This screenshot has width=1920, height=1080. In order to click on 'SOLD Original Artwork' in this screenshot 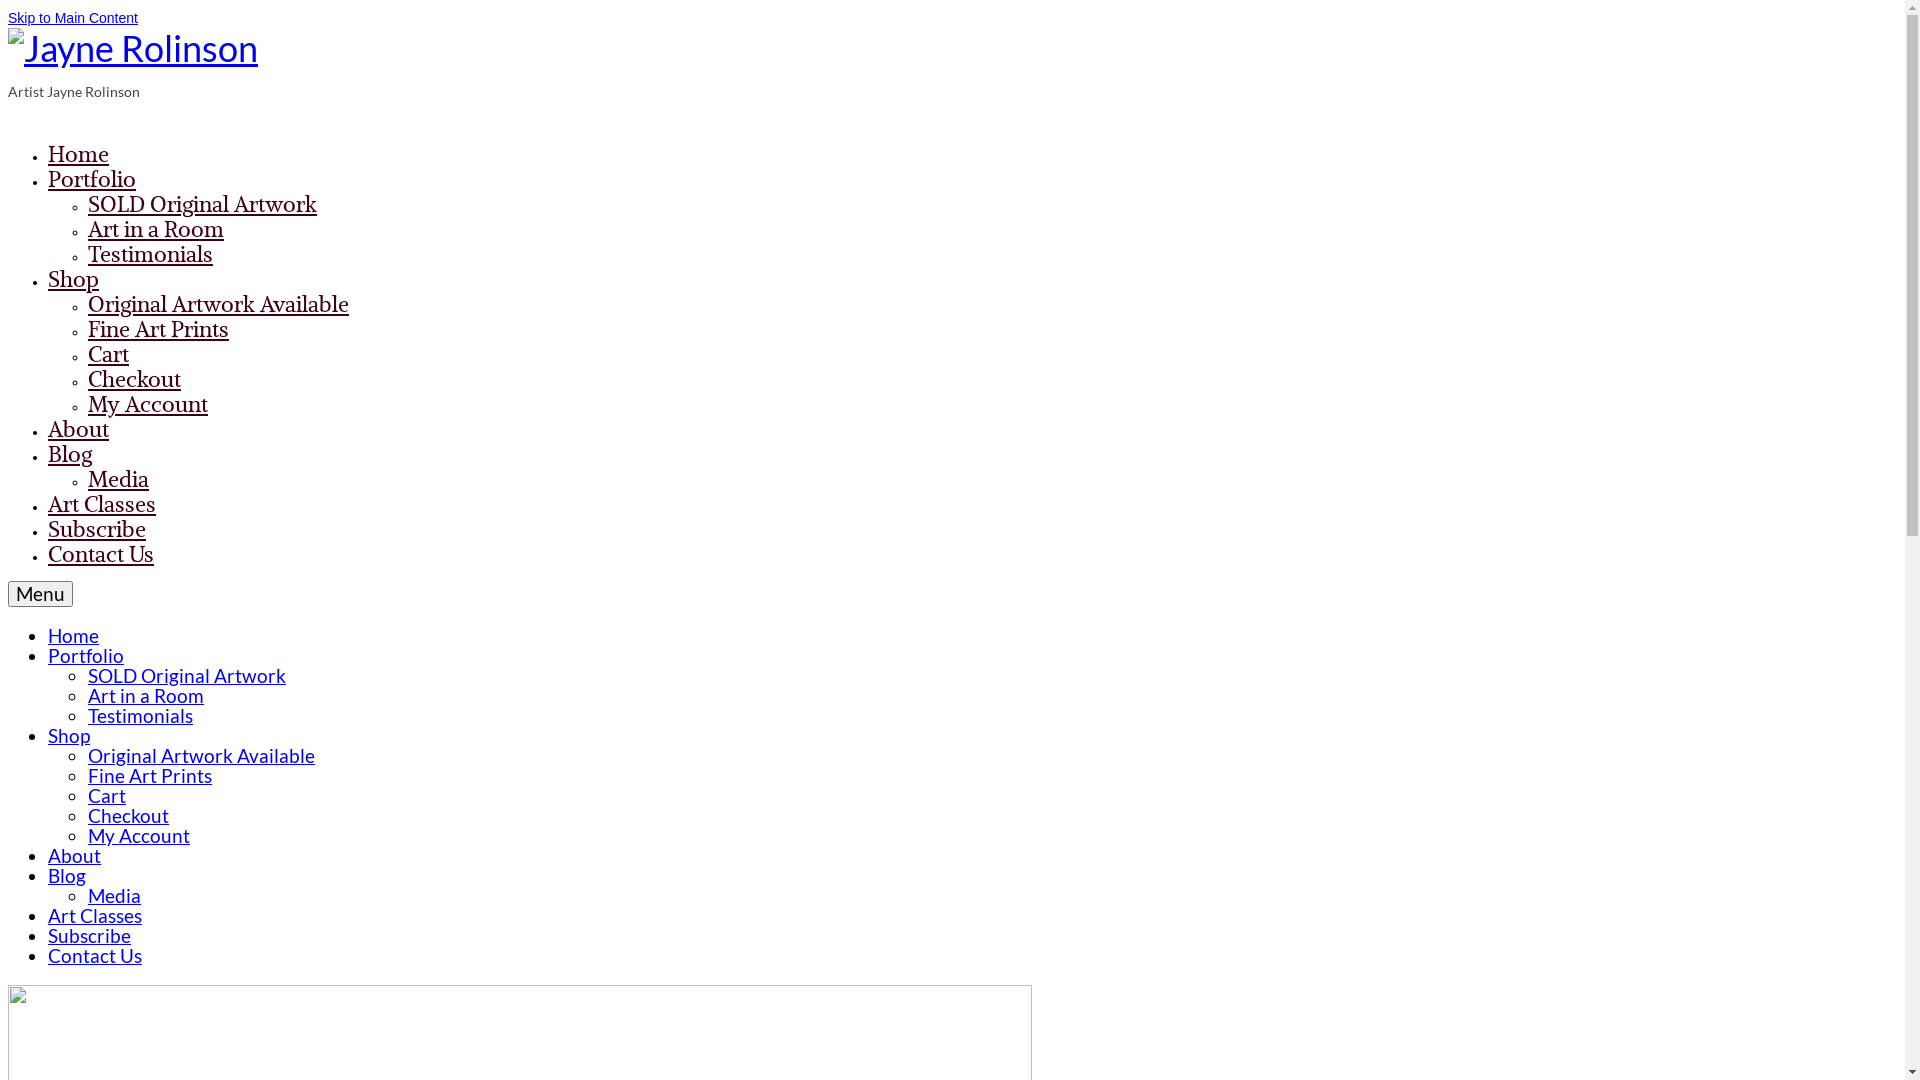, I will do `click(202, 204)`.